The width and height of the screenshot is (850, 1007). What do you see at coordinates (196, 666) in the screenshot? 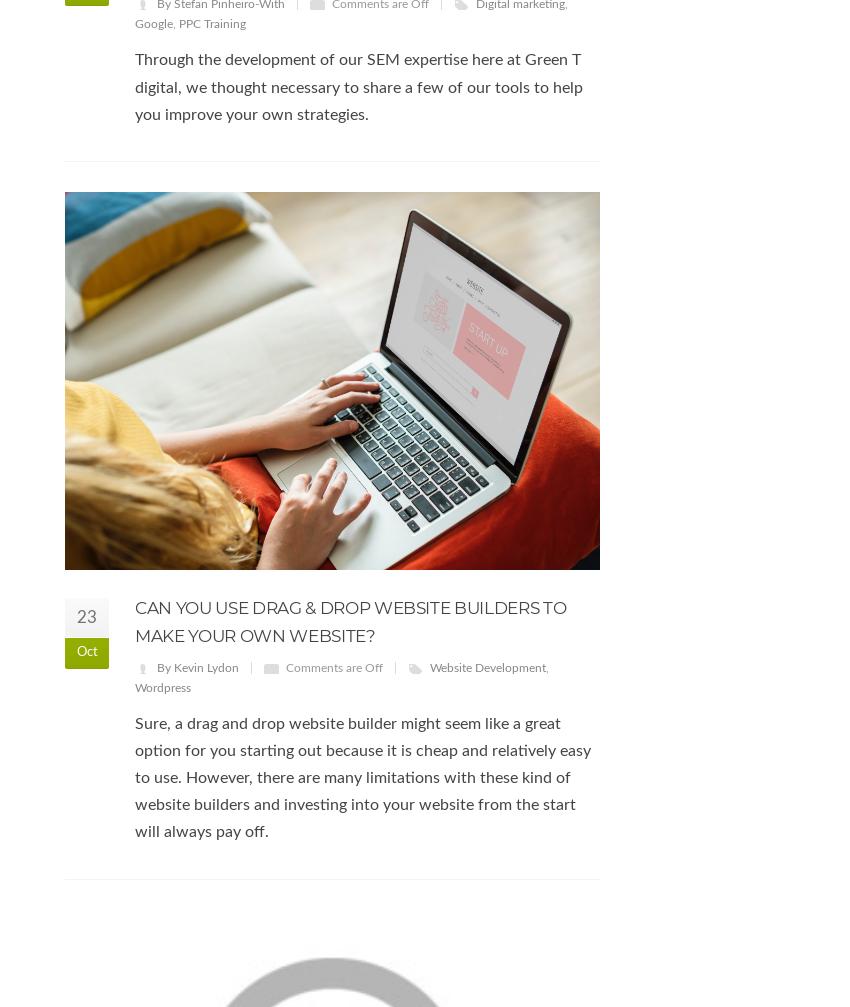
I see `'By  Kevin Lydon'` at bounding box center [196, 666].